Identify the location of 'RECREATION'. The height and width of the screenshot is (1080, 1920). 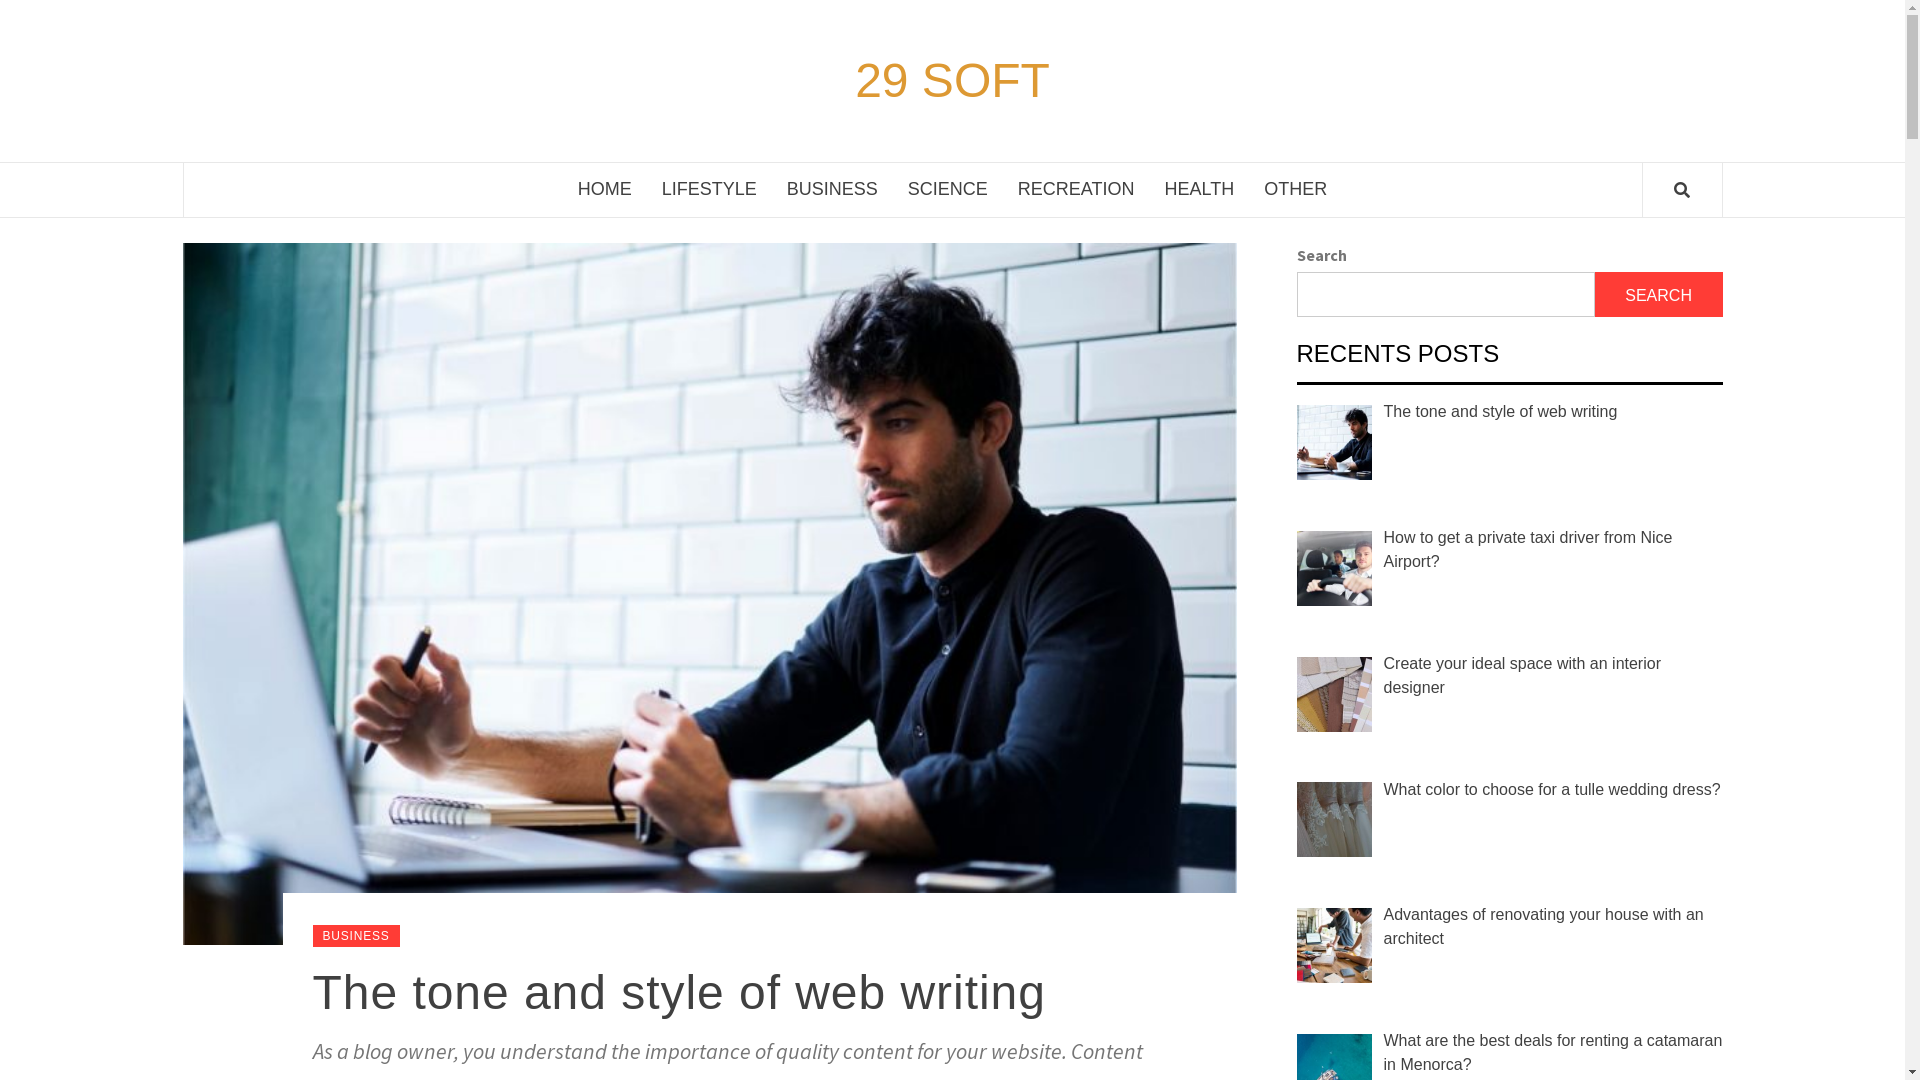
(1075, 189).